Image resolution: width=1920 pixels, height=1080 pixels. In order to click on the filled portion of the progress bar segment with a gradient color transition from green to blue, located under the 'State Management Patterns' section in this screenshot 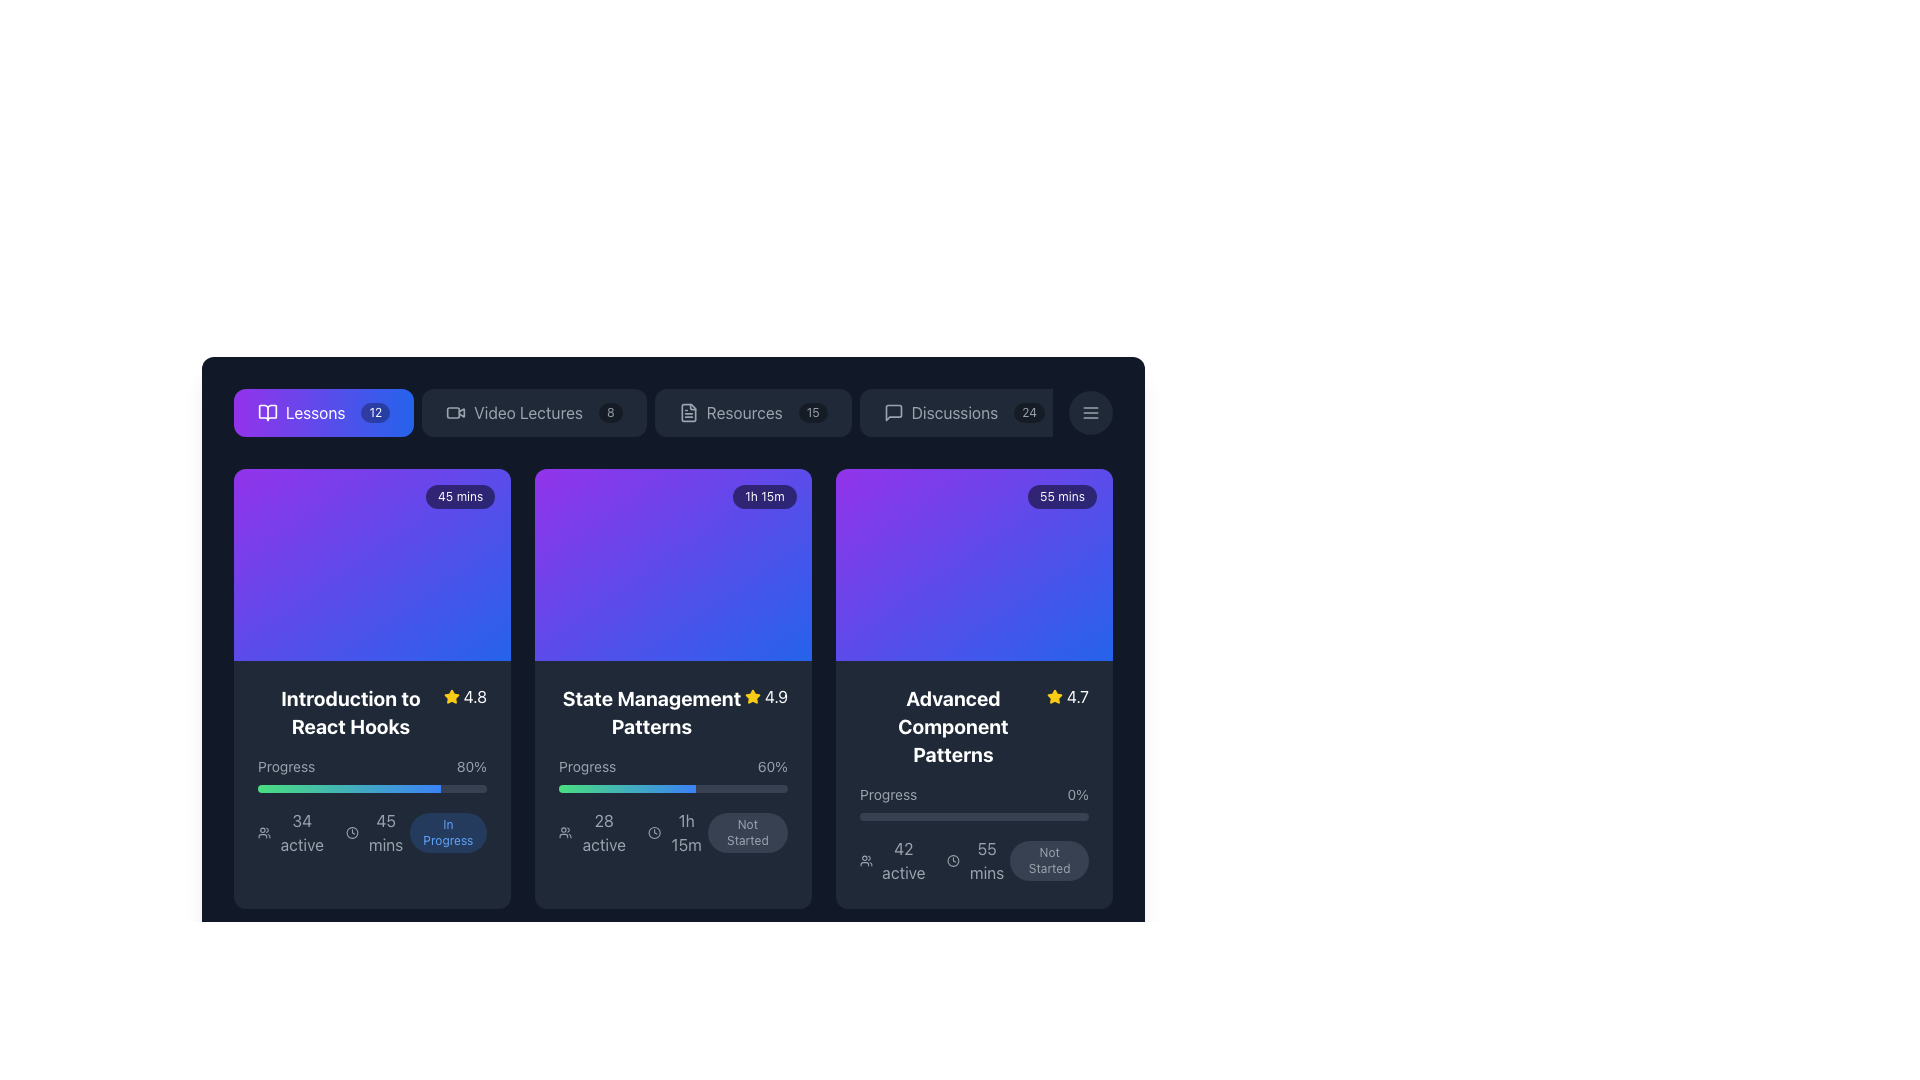, I will do `click(626, 788)`.